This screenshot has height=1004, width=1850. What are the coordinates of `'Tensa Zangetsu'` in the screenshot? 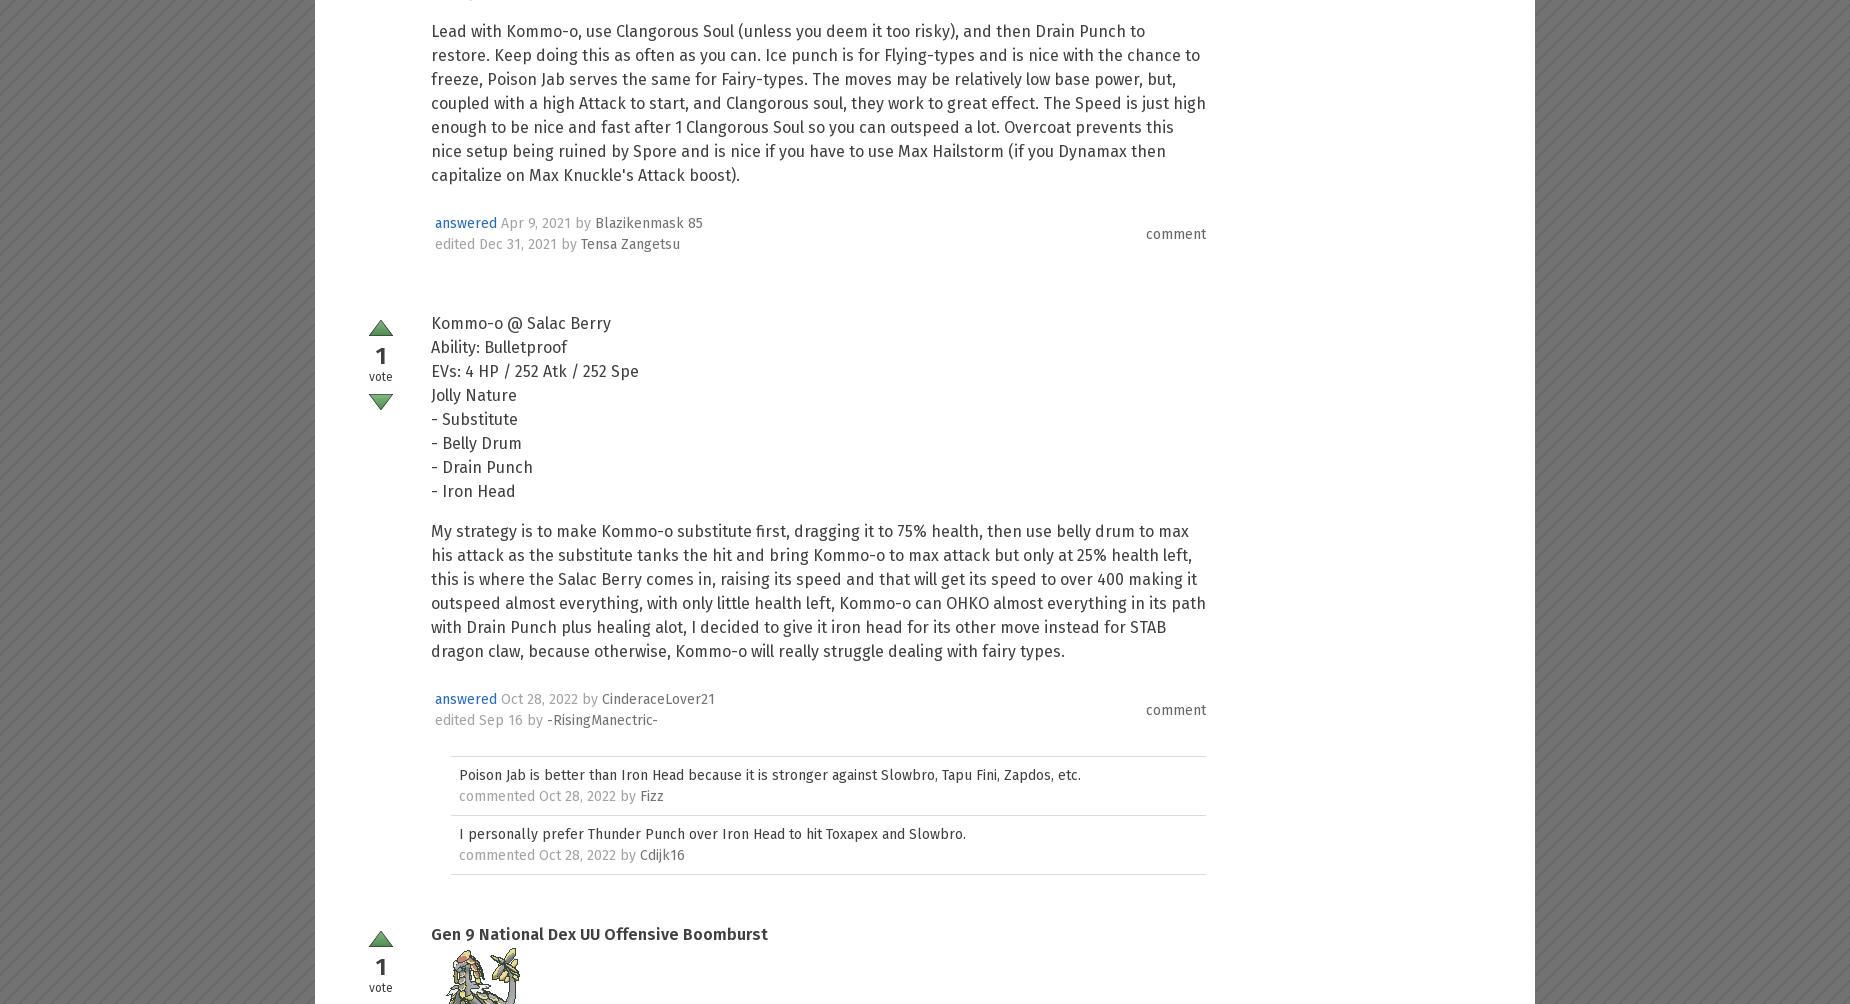 It's located at (581, 243).